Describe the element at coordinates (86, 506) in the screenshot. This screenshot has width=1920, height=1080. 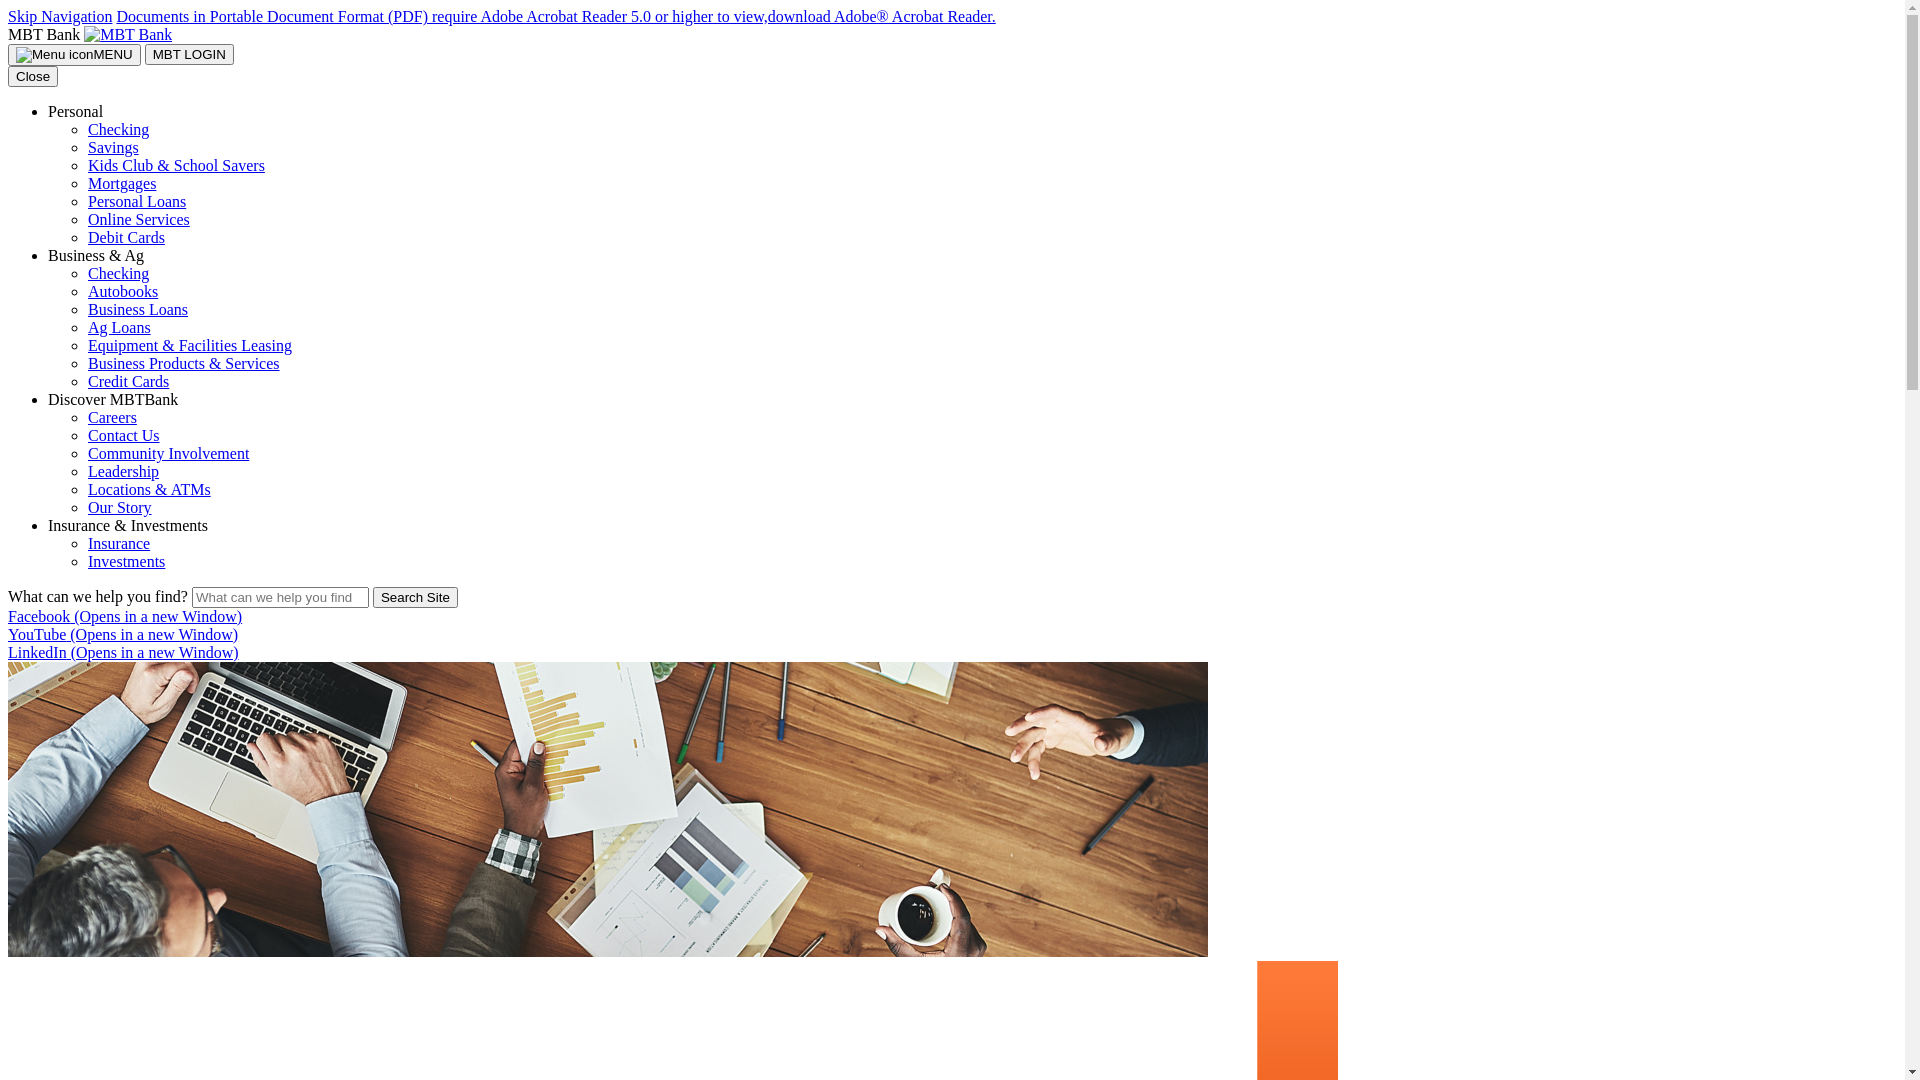
I see `'Our Story'` at that location.